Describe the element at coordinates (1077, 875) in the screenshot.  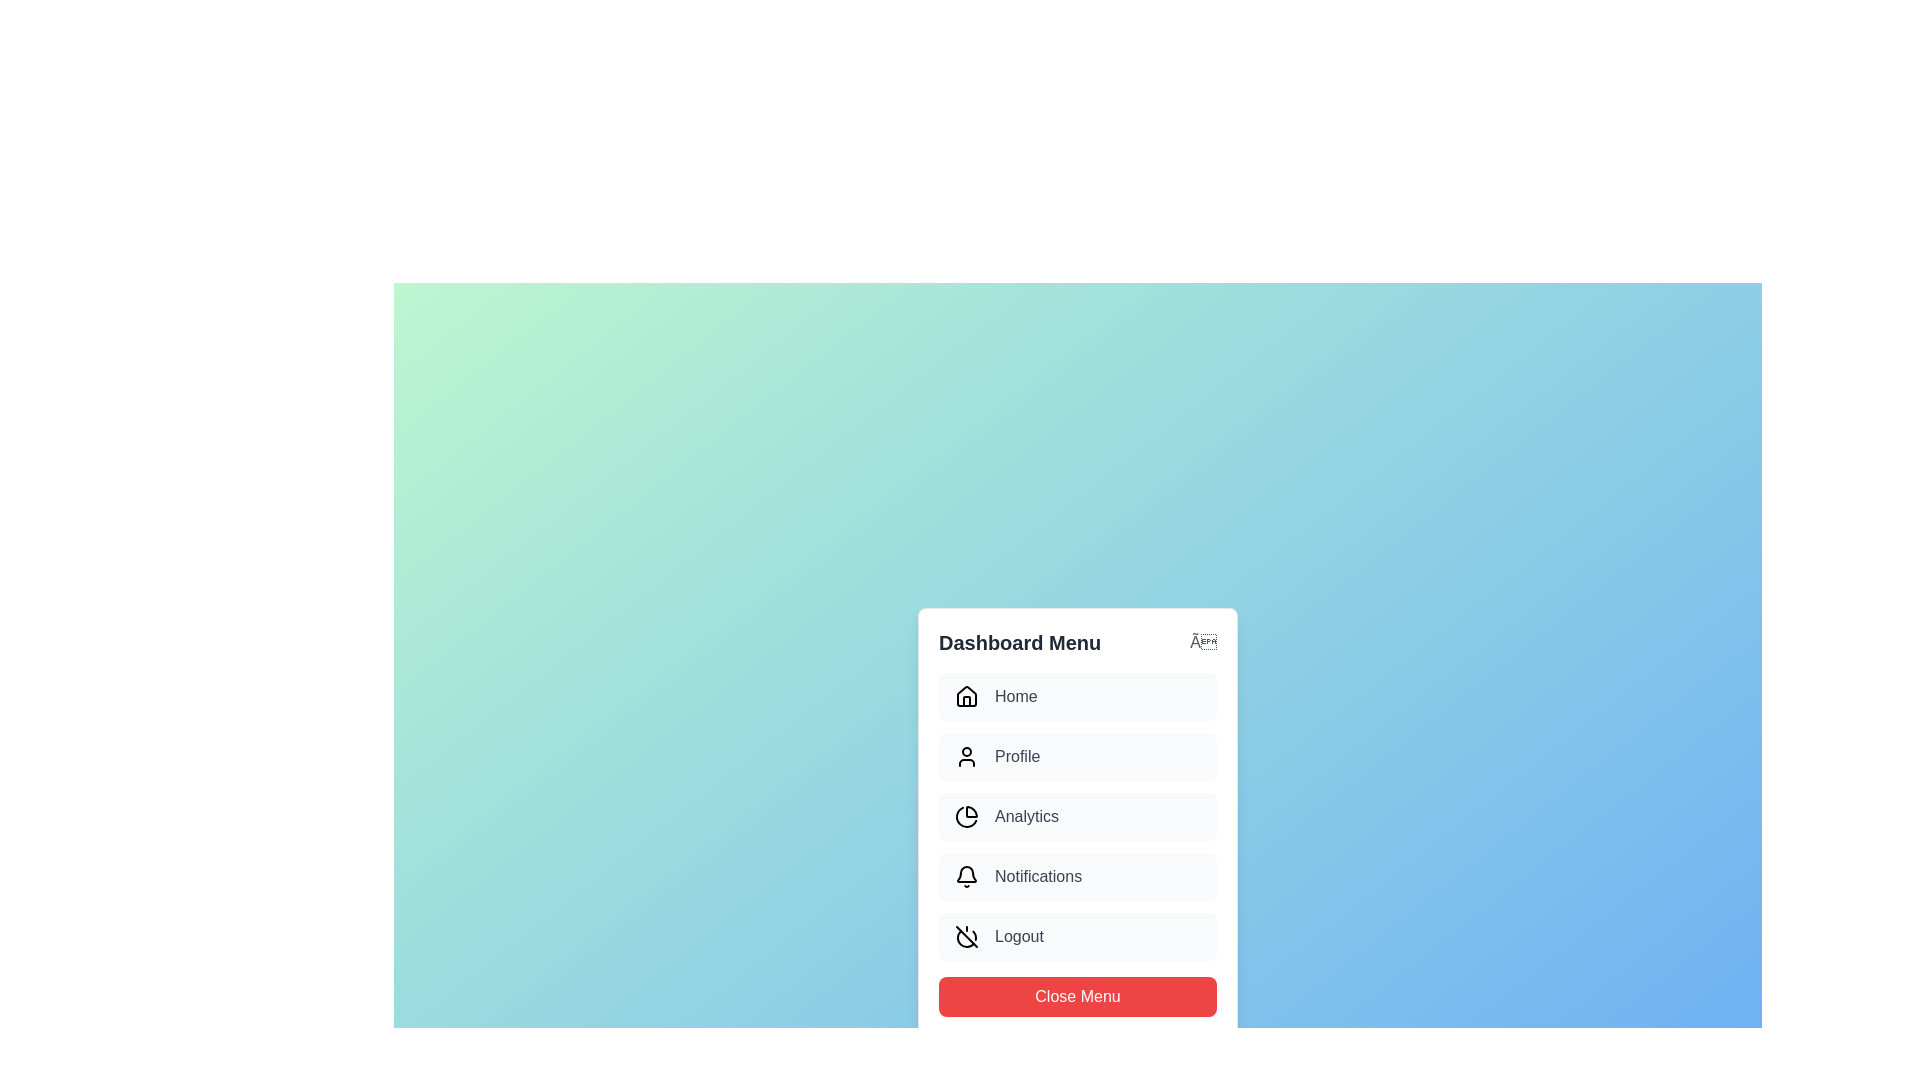
I see `the menu item Notifications` at that location.